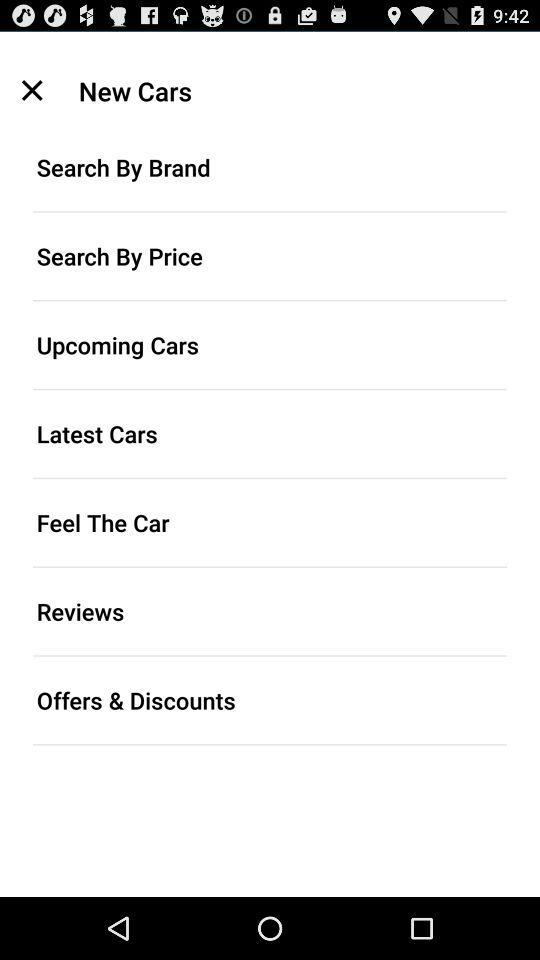  Describe the element at coordinates (270, 610) in the screenshot. I see `reviews item` at that location.